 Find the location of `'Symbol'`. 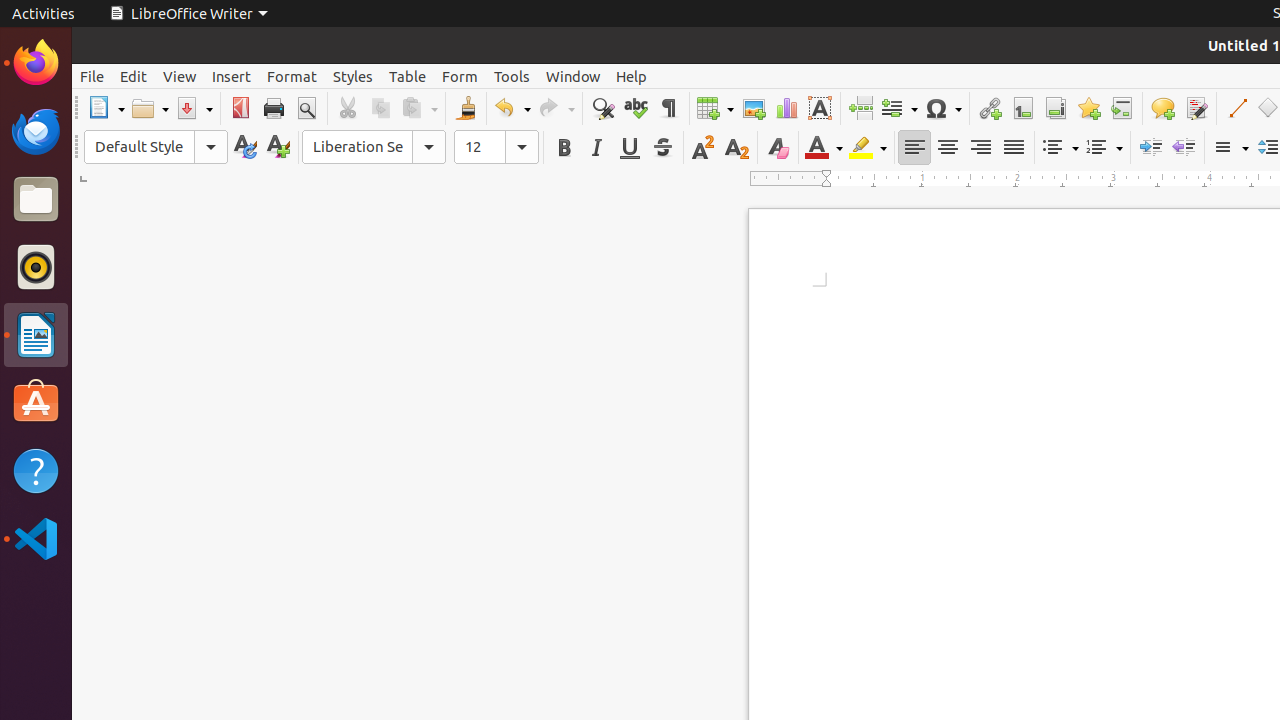

'Symbol' is located at coordinates (941, 108).